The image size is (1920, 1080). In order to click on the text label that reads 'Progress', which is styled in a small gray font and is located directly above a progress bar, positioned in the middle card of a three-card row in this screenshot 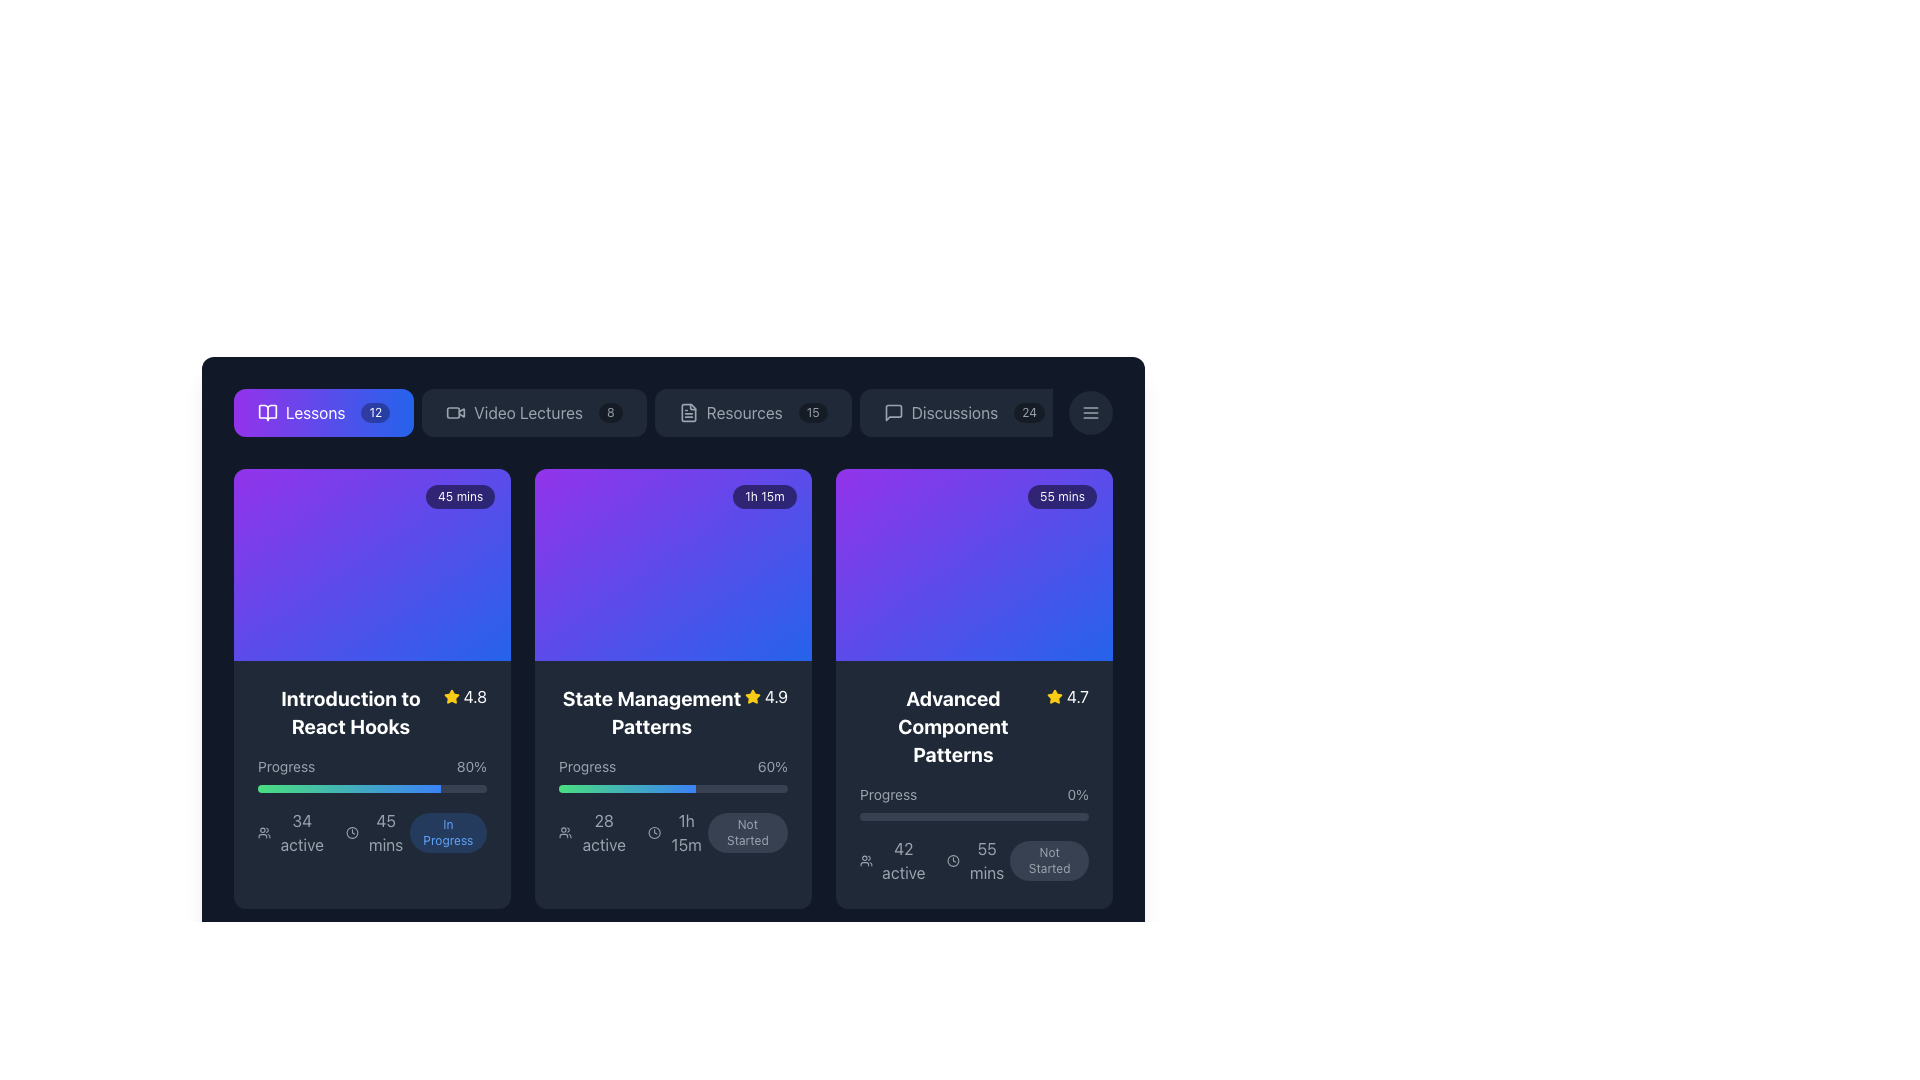, I will do `click(586, 766)`.